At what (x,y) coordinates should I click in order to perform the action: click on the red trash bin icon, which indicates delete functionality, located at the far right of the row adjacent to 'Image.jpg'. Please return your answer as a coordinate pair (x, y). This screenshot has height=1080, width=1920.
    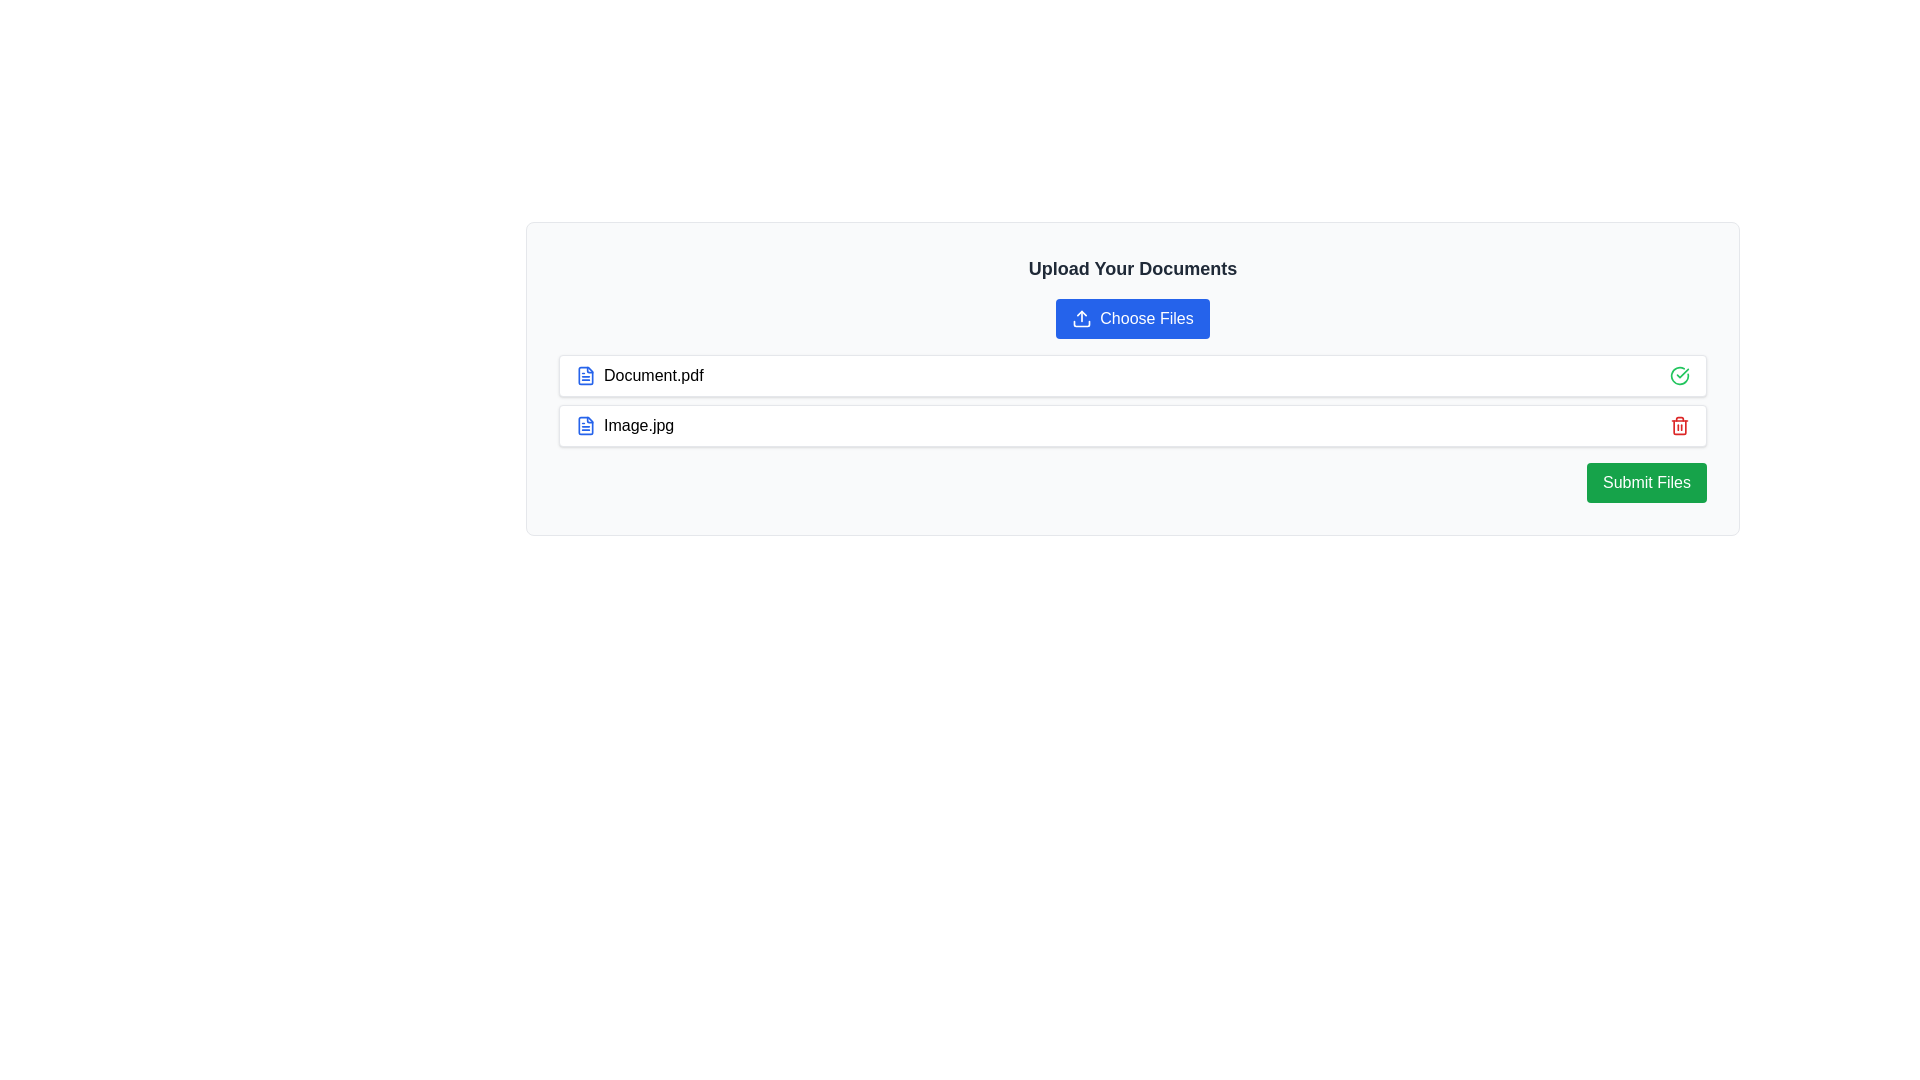
    Looking at the image, I should click on (1680, 424).